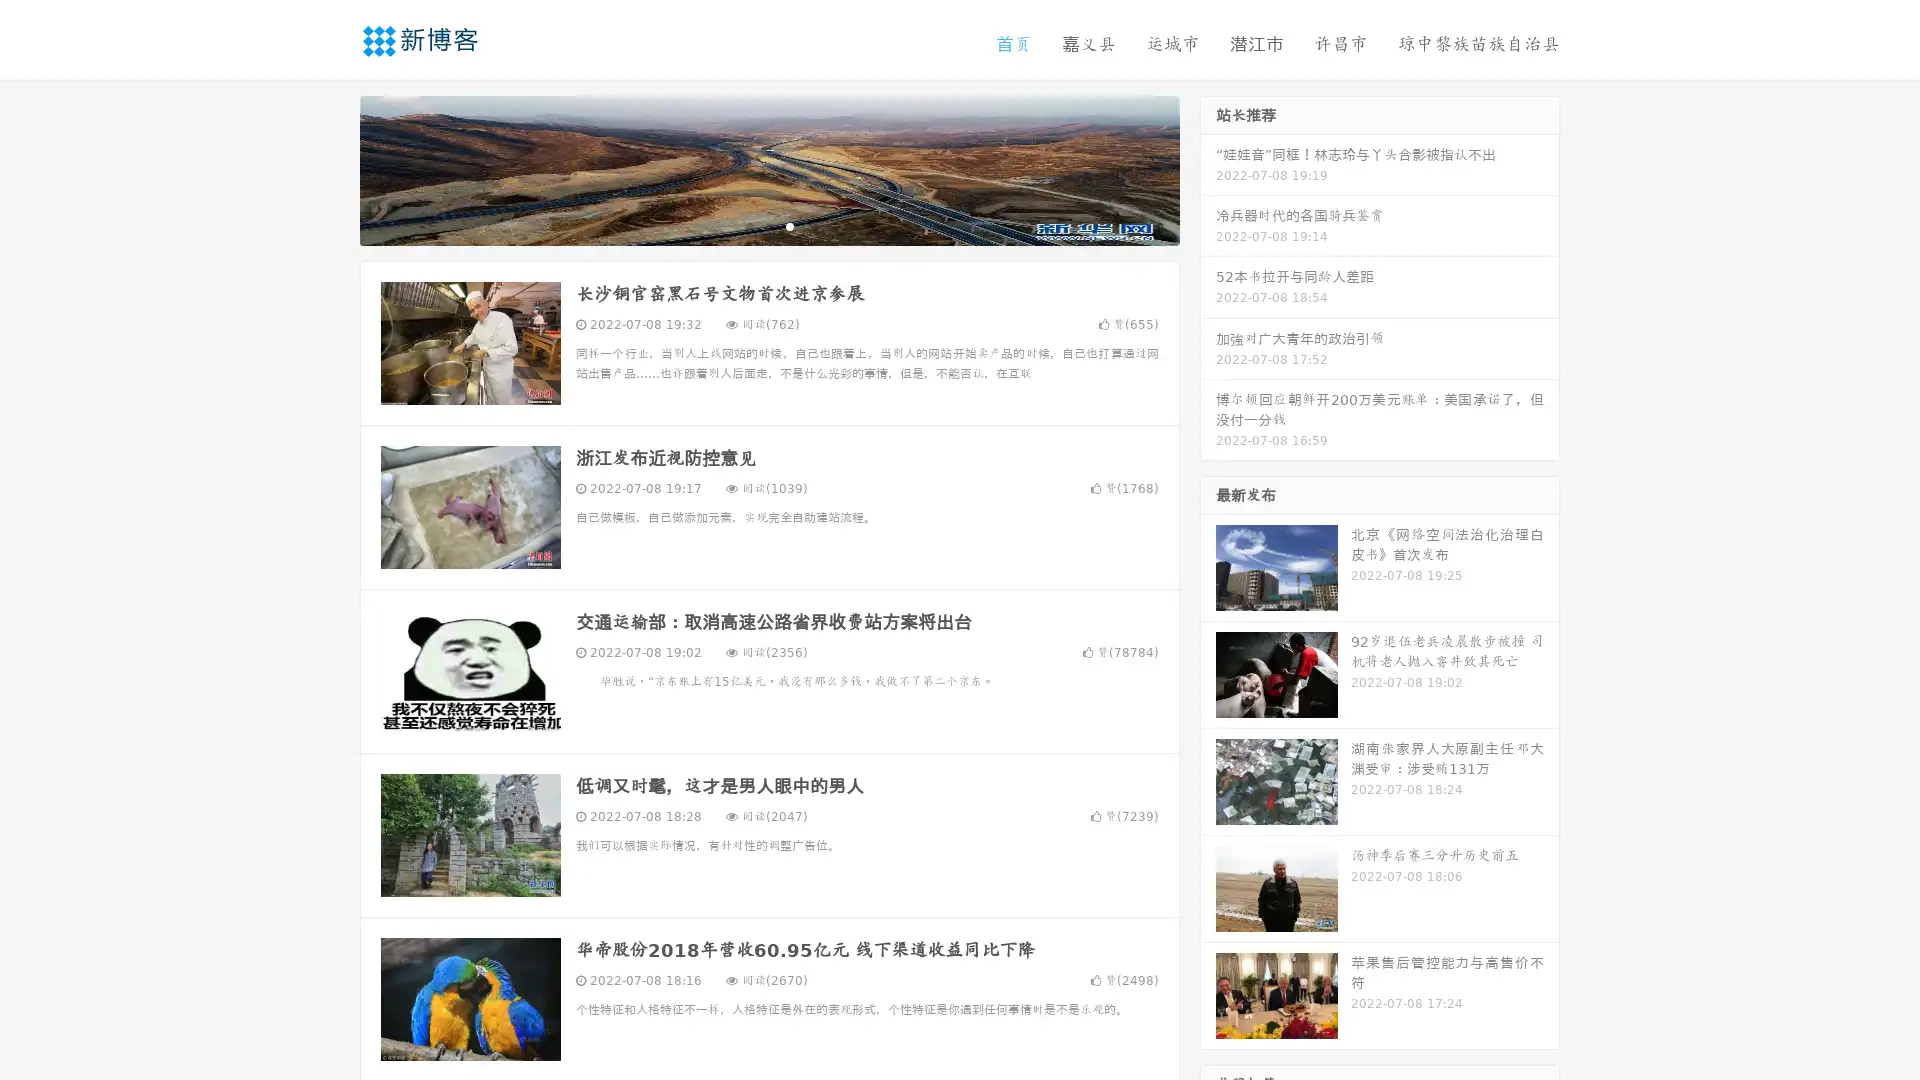 This screenshot has height=1080, width=1920. I want to click on Next slide, so click(1208, 168).